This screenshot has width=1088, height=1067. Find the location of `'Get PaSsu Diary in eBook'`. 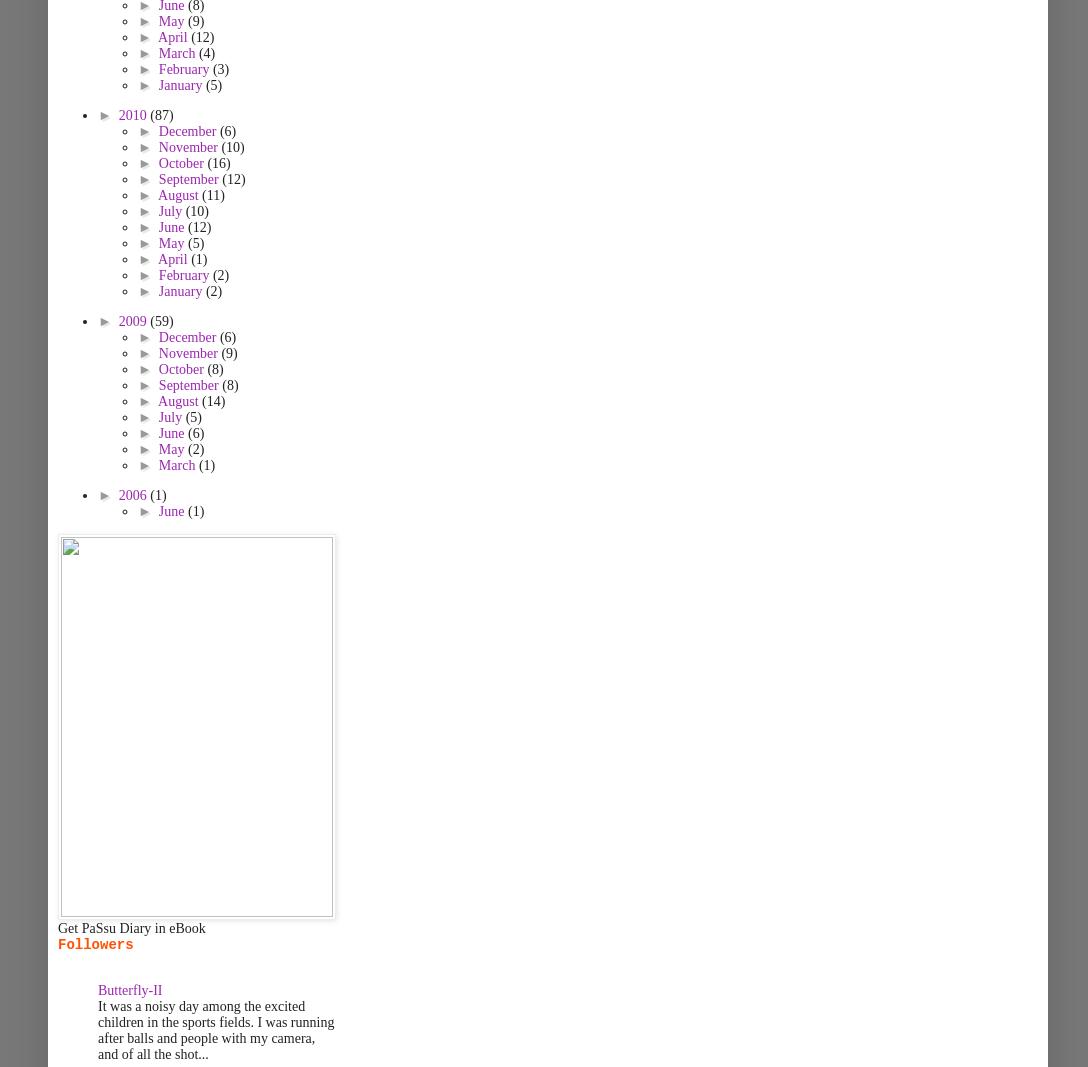

'Get PaSsu Diary in eBook' is located at coordinates (131, 928).